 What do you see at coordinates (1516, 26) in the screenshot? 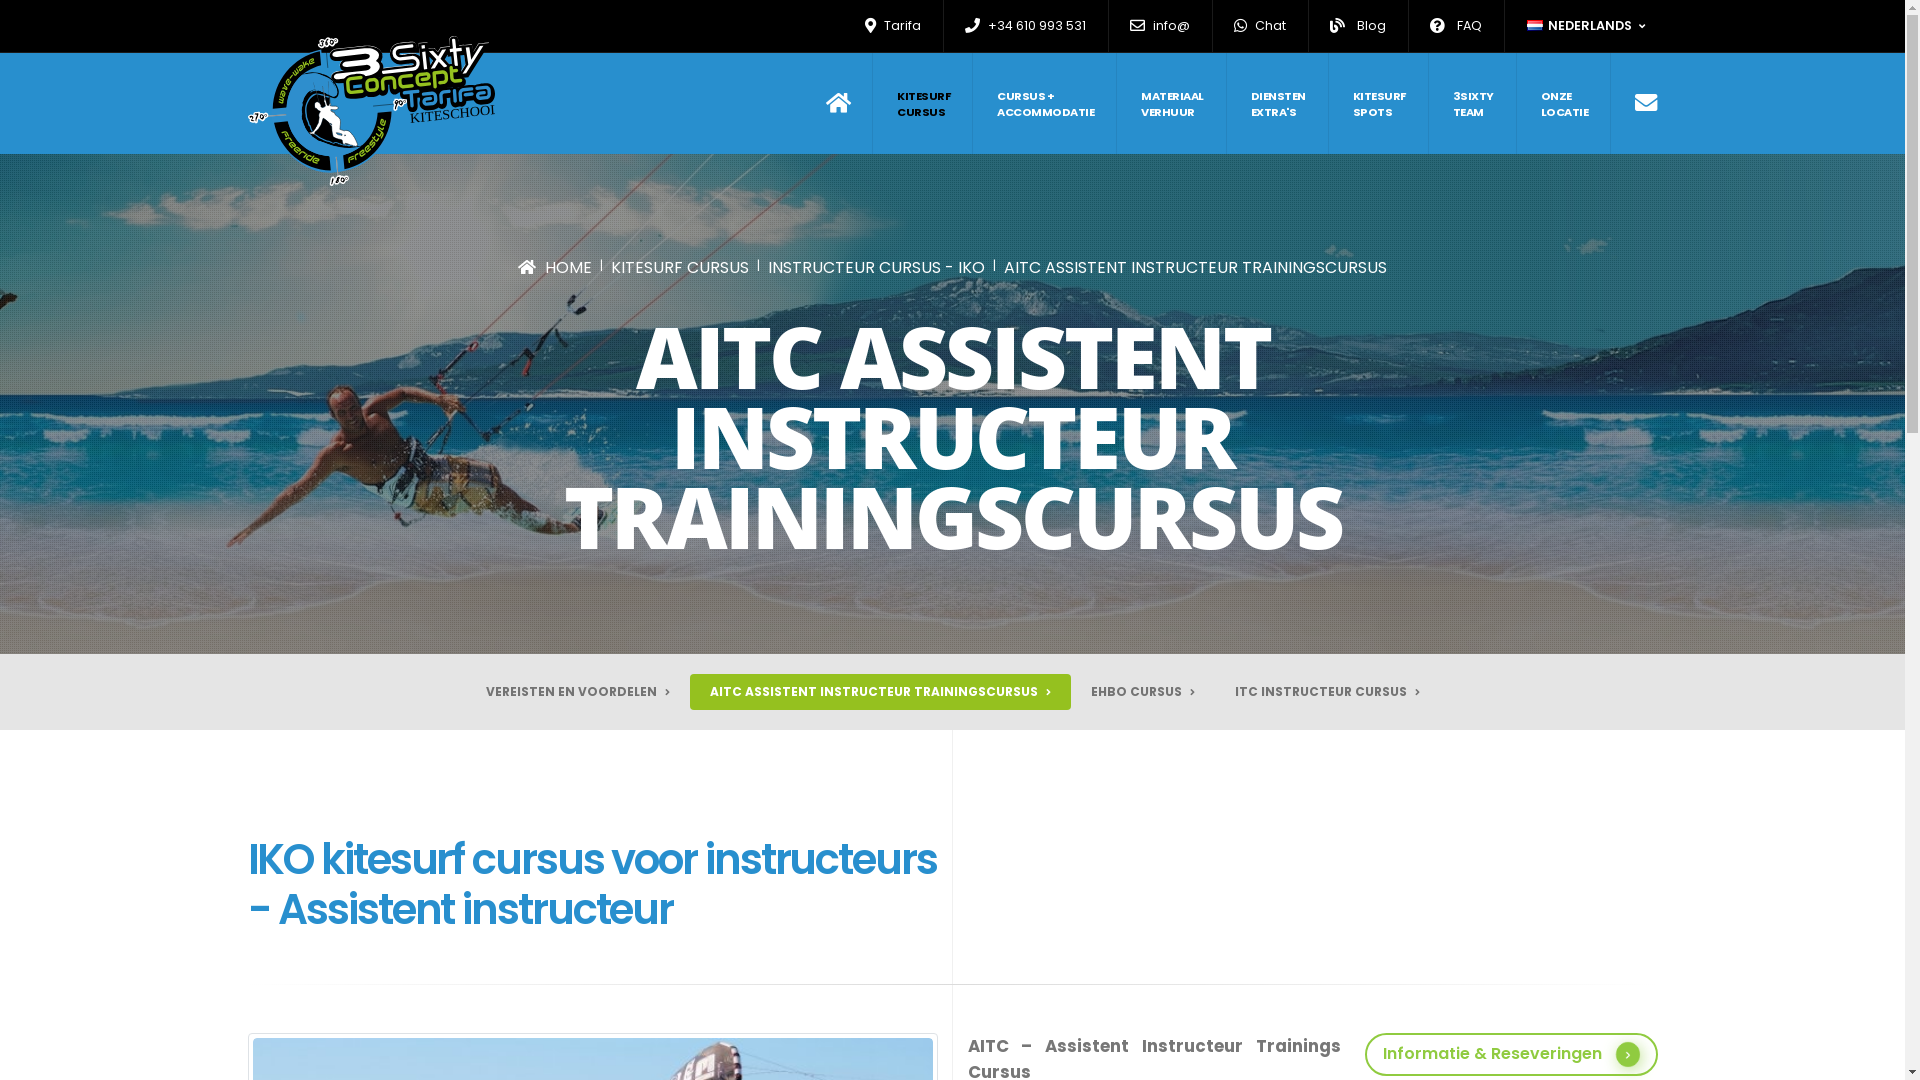
I see `'NEDERLANDS'` at bounding box center [1516, 26].